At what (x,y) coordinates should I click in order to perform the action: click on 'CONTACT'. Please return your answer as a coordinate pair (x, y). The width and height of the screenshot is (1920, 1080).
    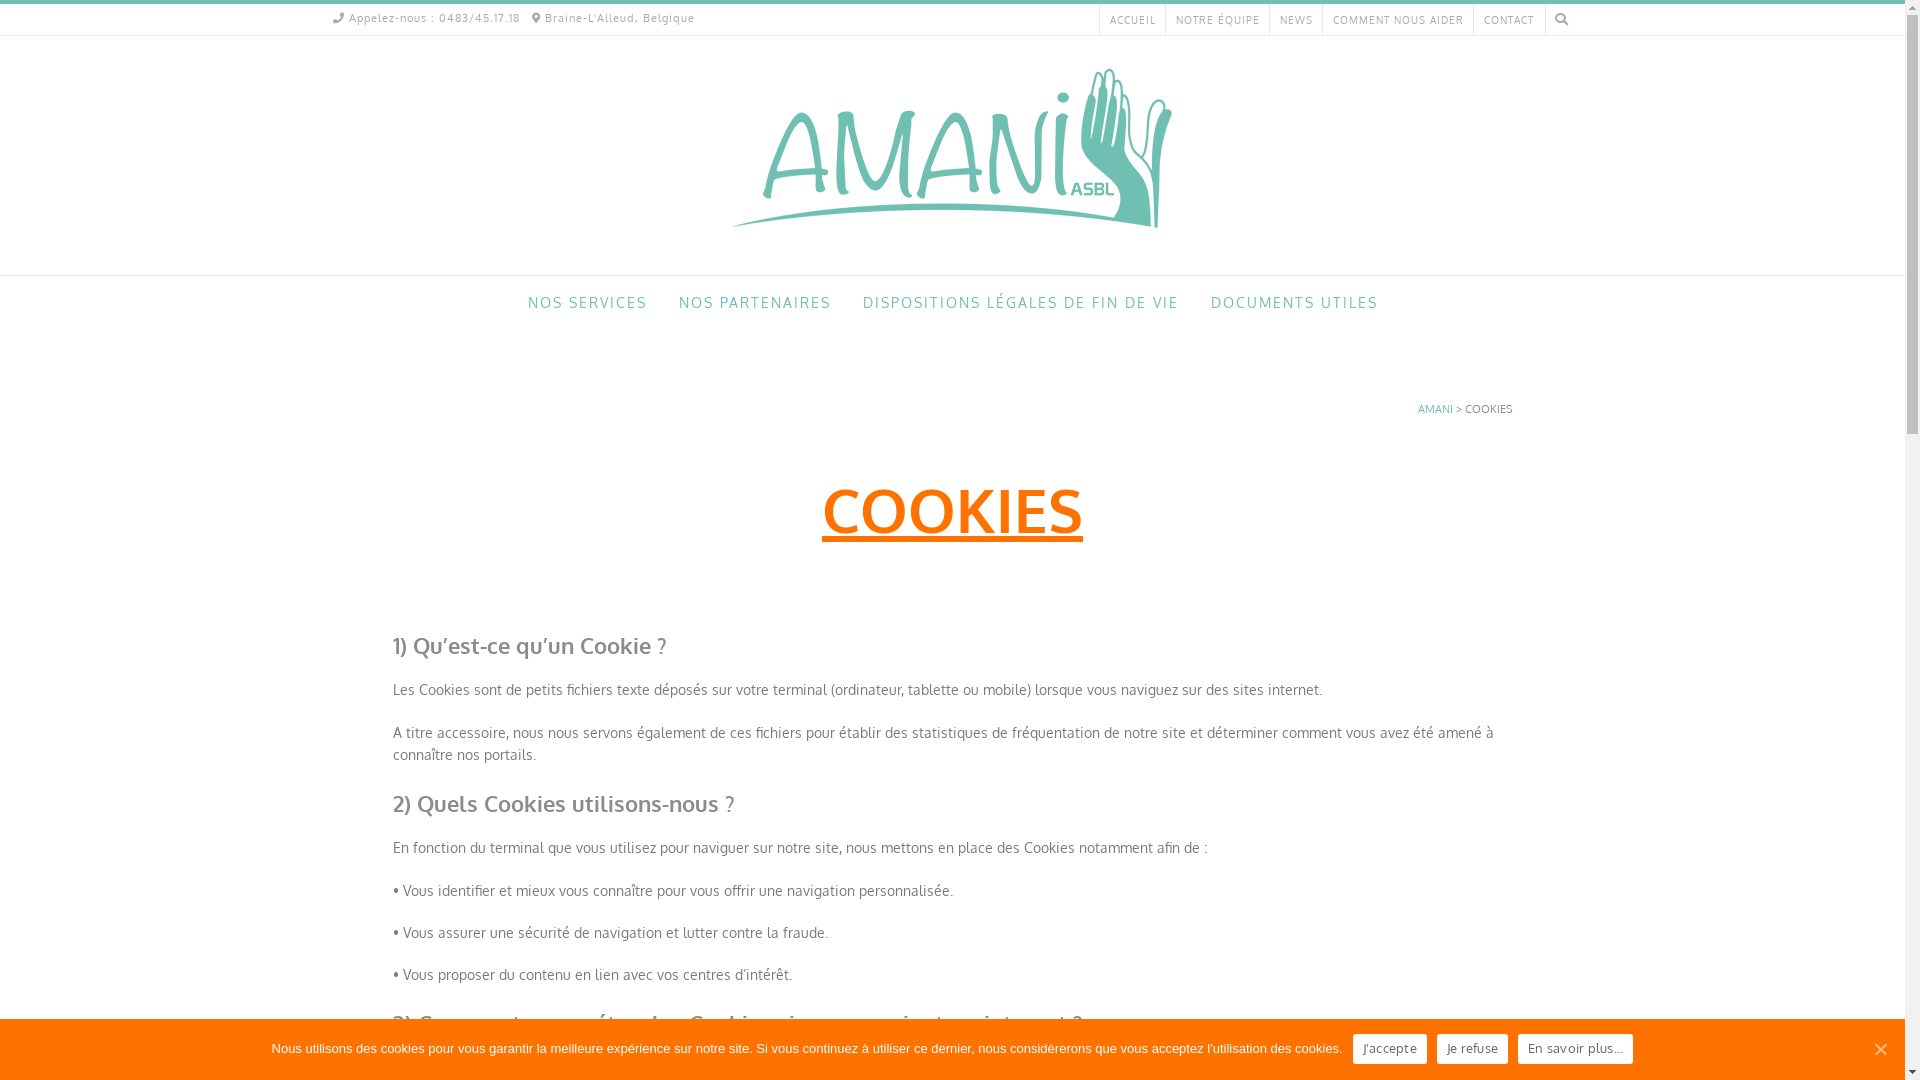
    Looking at the image, I should click on (1508, 19).